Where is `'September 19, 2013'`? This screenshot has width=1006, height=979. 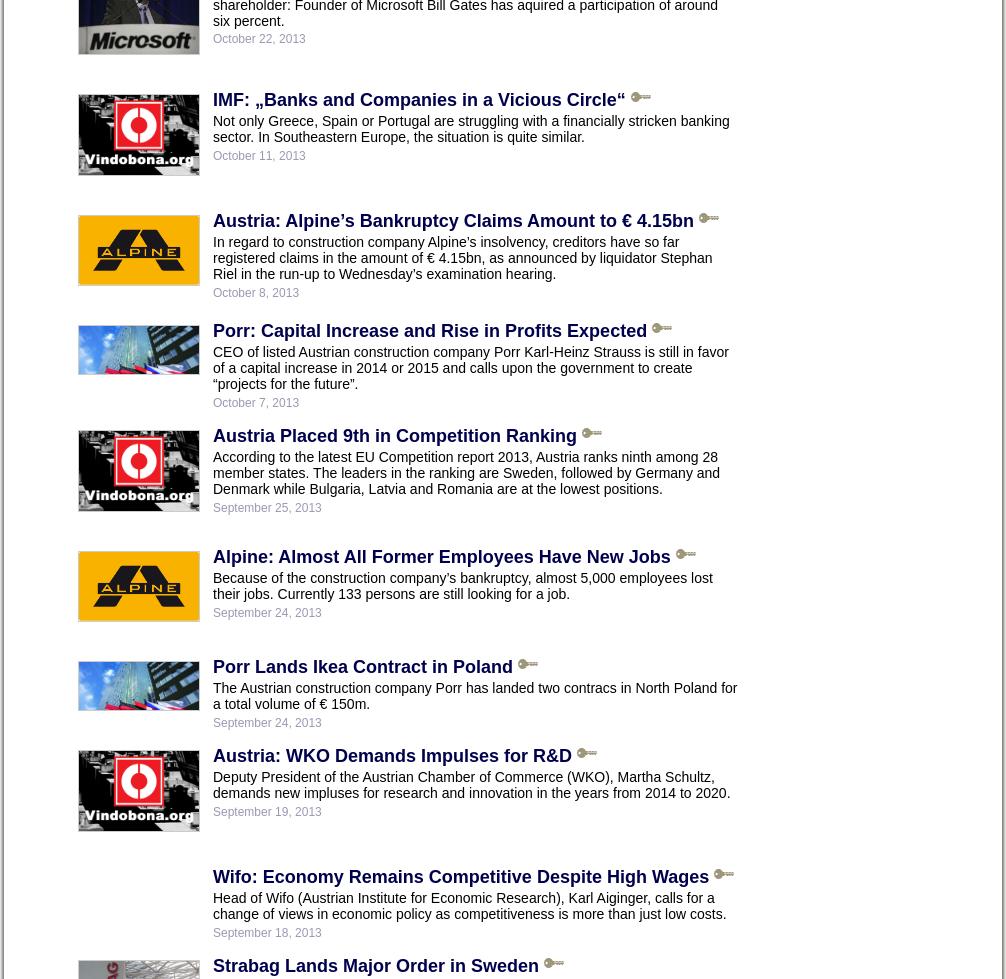
'September 19, 2013' is located at coordinates (265, 810).